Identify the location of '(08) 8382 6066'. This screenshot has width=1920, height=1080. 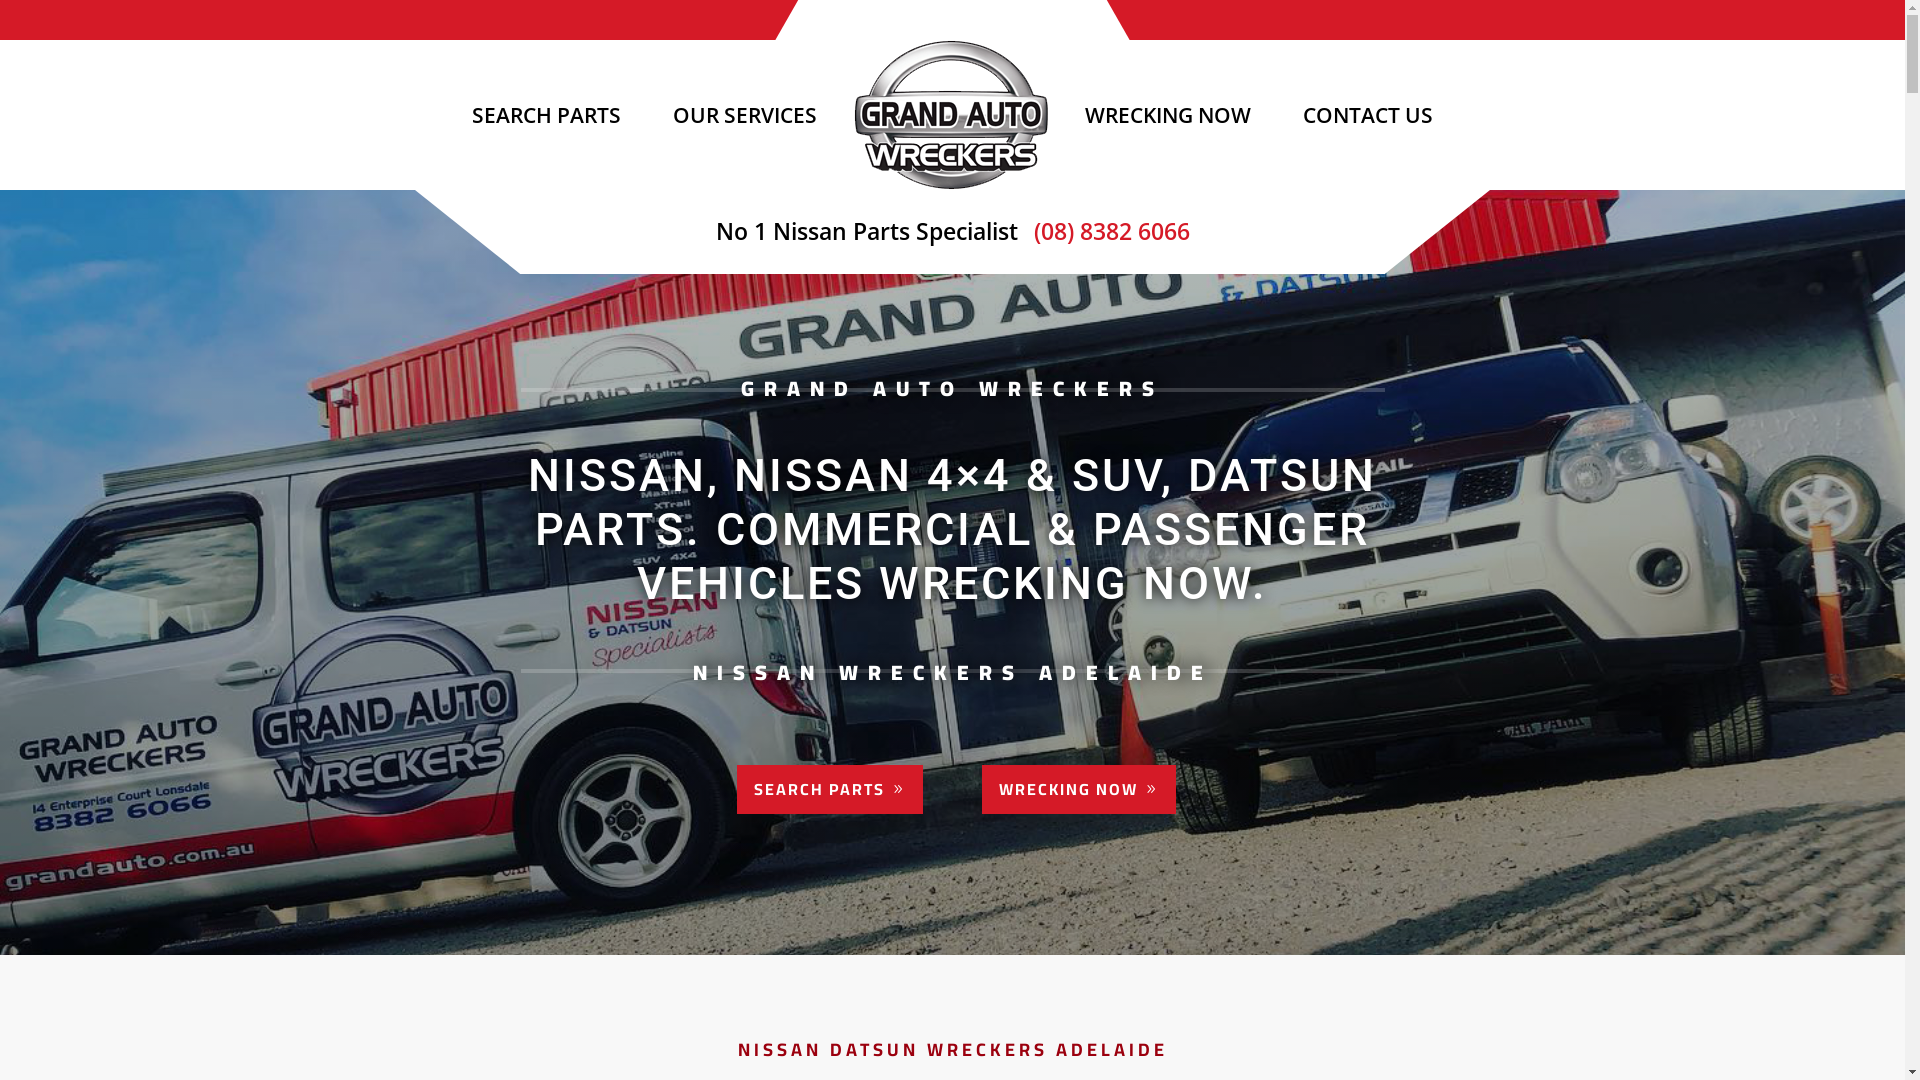
(1106, 230).